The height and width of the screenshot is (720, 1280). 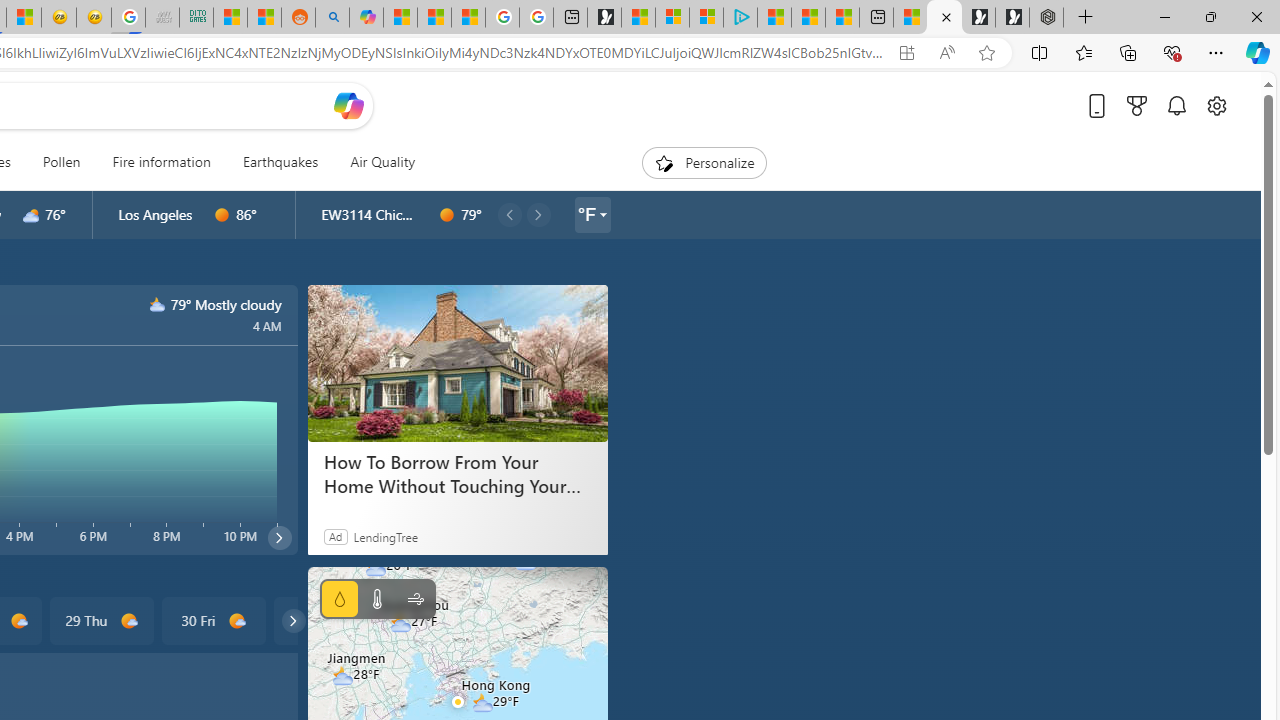 What do you see at coordinates (161, 162) in the screenshot?
I see `'Fire information'` at bounding box center [161, 162].